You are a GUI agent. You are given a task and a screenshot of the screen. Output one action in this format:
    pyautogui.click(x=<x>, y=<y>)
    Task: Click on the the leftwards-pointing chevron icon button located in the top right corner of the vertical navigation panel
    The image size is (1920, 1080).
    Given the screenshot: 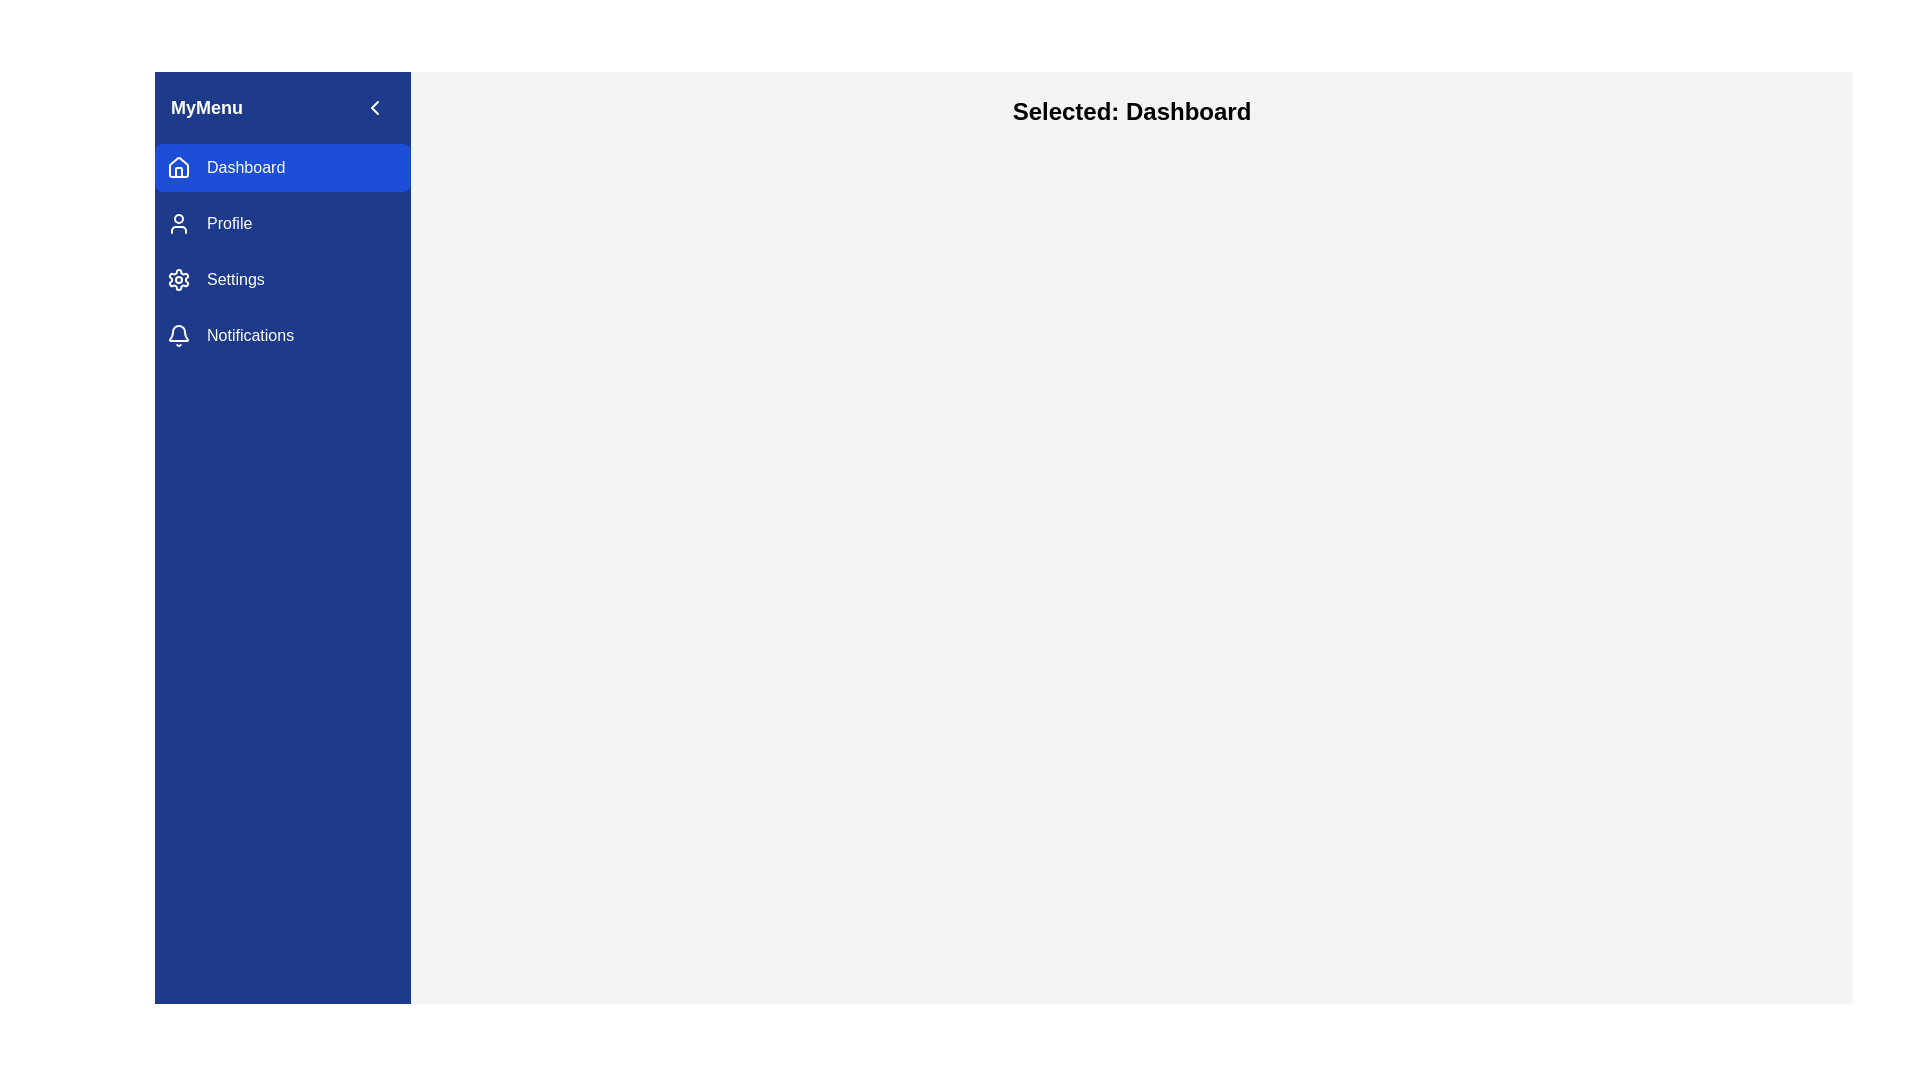 What is the action you would take?
    pyautogui.click(x=374, y=108)
    